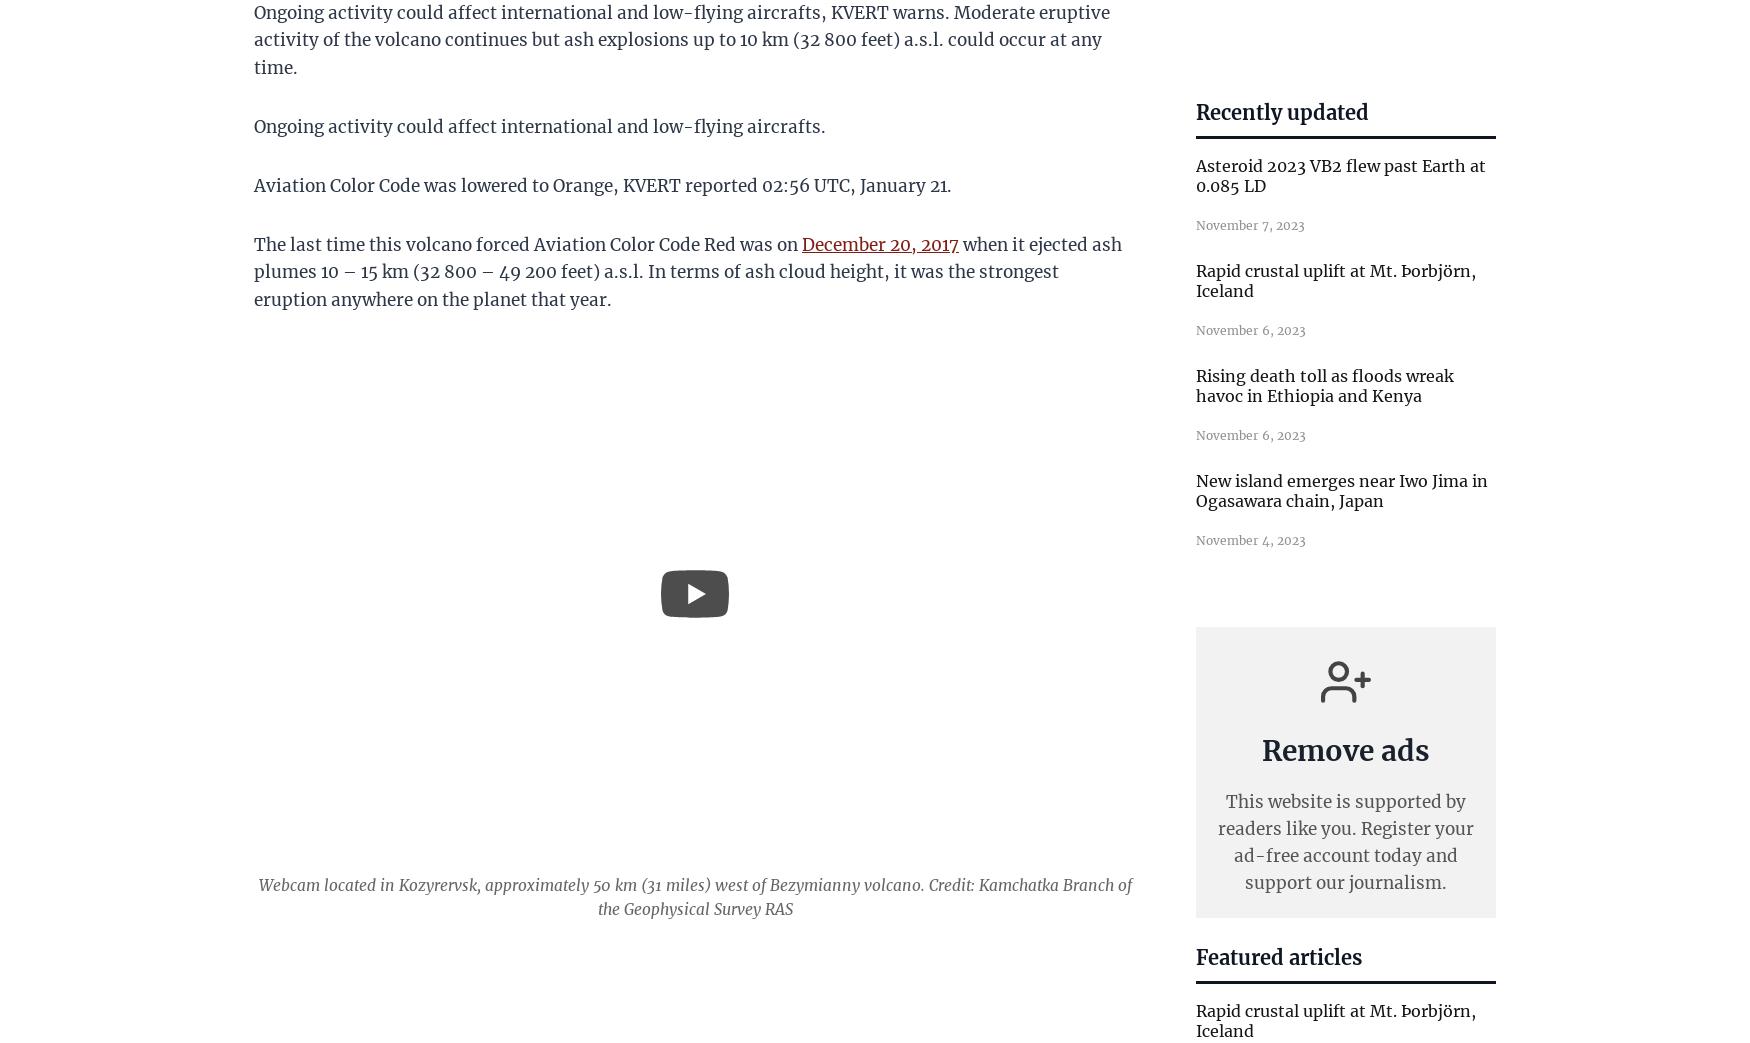 The width and height of the screenshot is (1750, 1043). What do you see at coordinates (1278, 956) in the screenshot?
I see `'Featured articles'` at bounding box center [1278, 956].